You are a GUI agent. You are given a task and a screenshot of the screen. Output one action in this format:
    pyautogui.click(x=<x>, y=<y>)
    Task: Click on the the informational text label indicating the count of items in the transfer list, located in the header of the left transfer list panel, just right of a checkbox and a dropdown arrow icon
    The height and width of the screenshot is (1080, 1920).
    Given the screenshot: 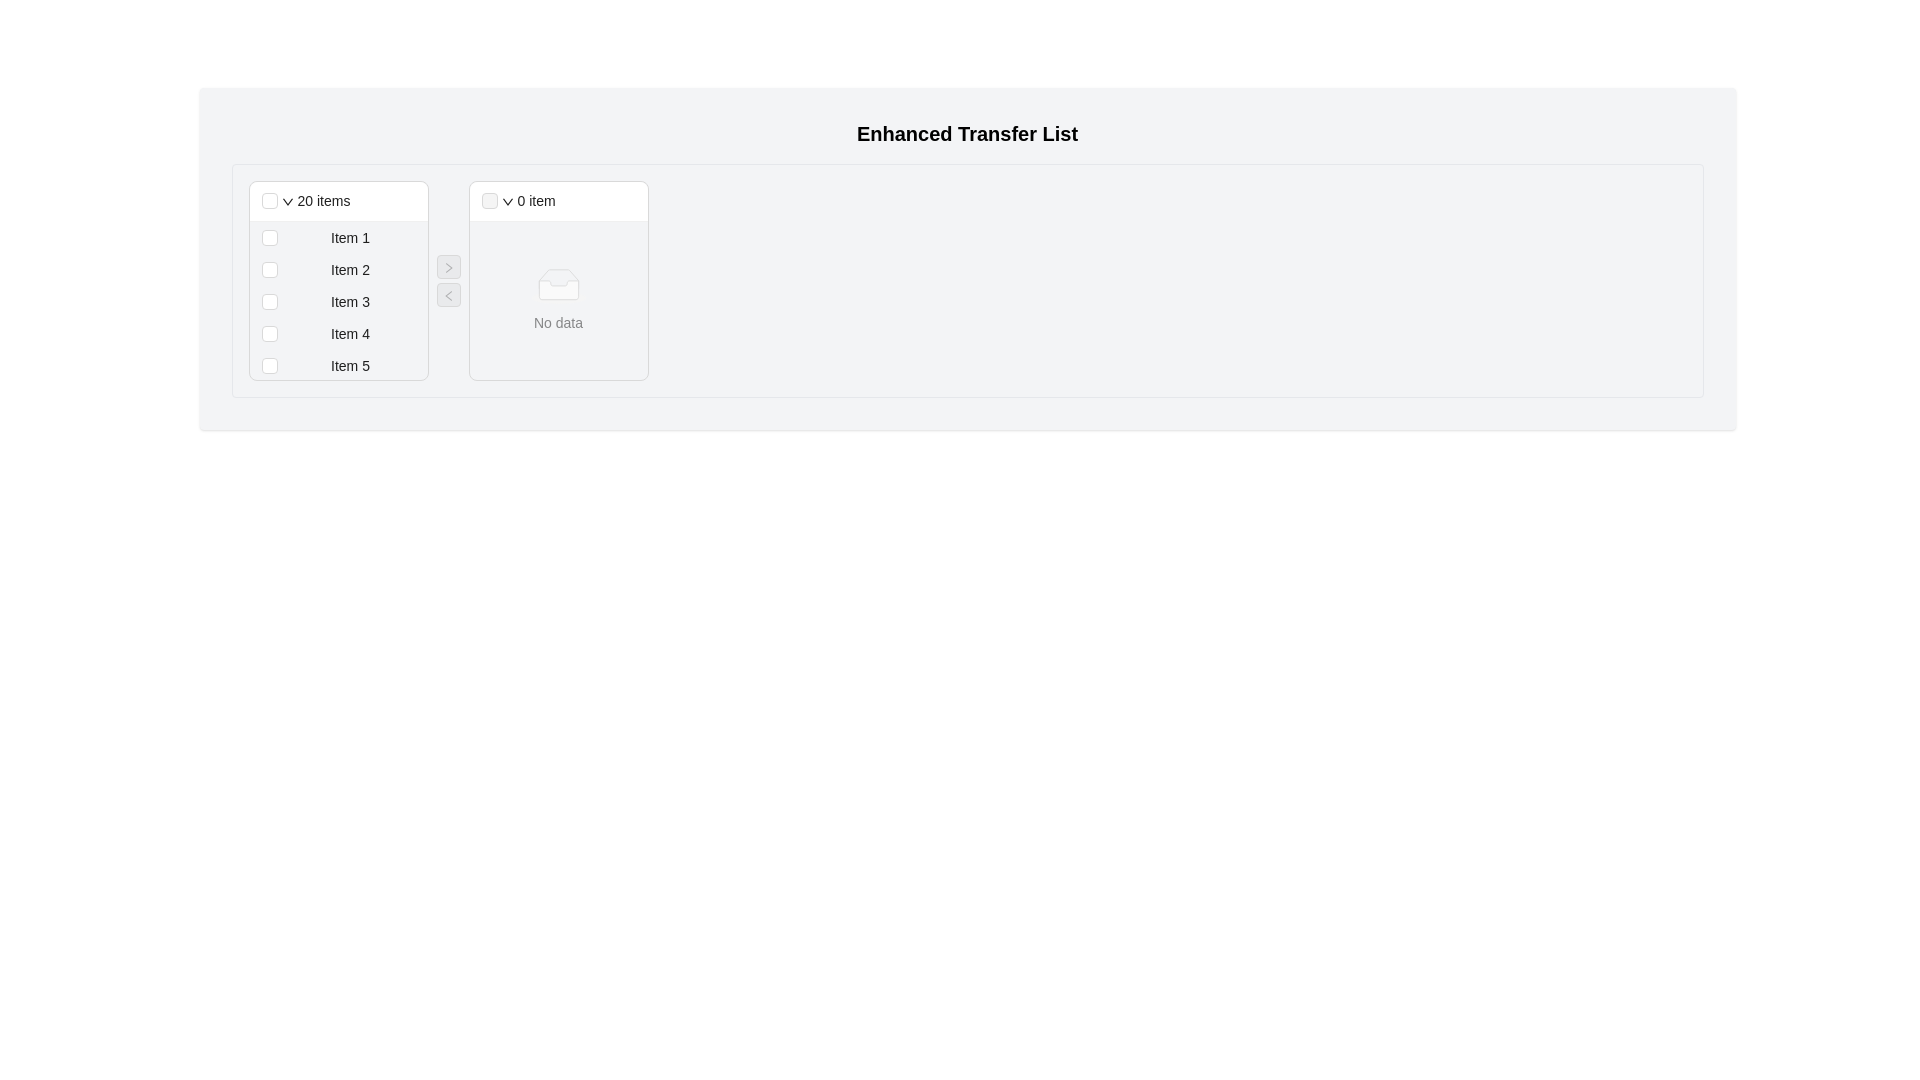 What is the action you would take?
    pyautogui.click(x=323, y=200)
    